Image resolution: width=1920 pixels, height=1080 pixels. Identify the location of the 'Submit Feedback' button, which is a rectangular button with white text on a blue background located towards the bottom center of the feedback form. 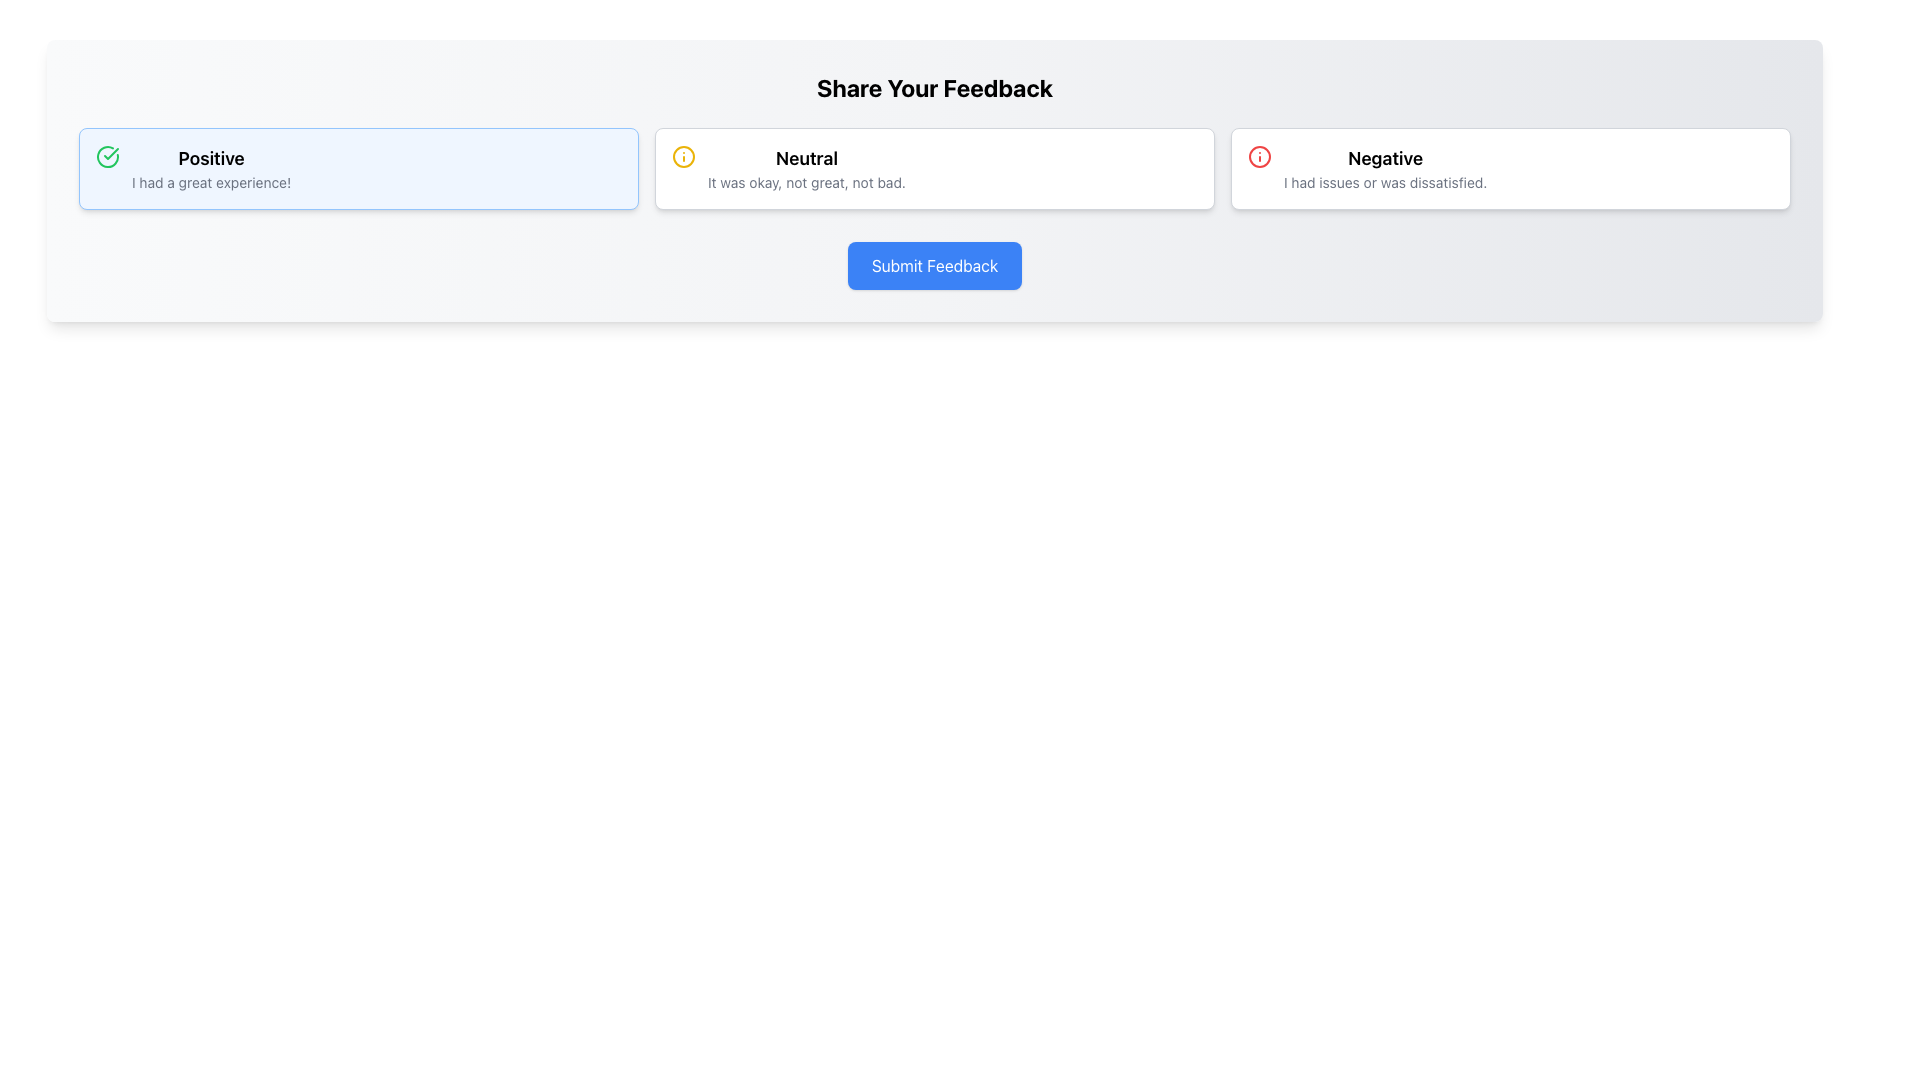
(934, 265).